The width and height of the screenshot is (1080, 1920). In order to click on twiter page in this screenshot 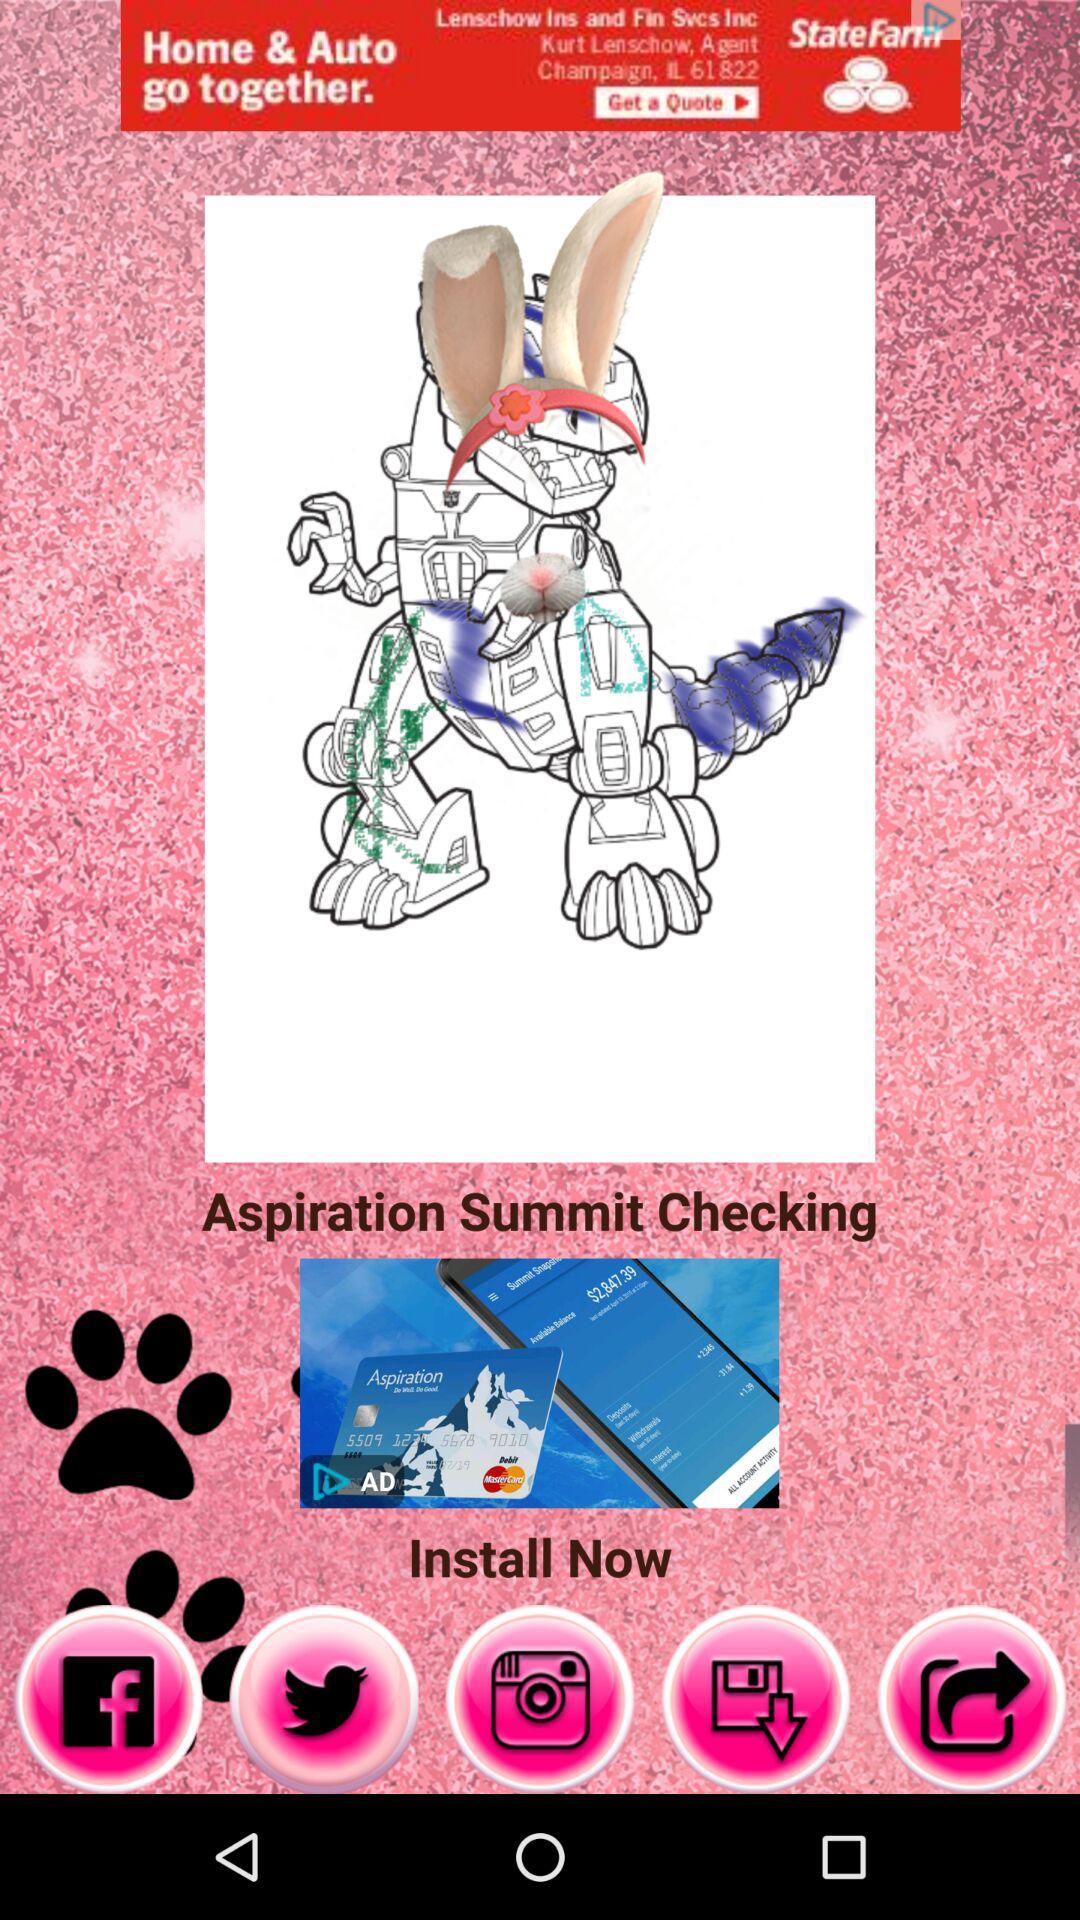, I will do `click(323, 1698)`.